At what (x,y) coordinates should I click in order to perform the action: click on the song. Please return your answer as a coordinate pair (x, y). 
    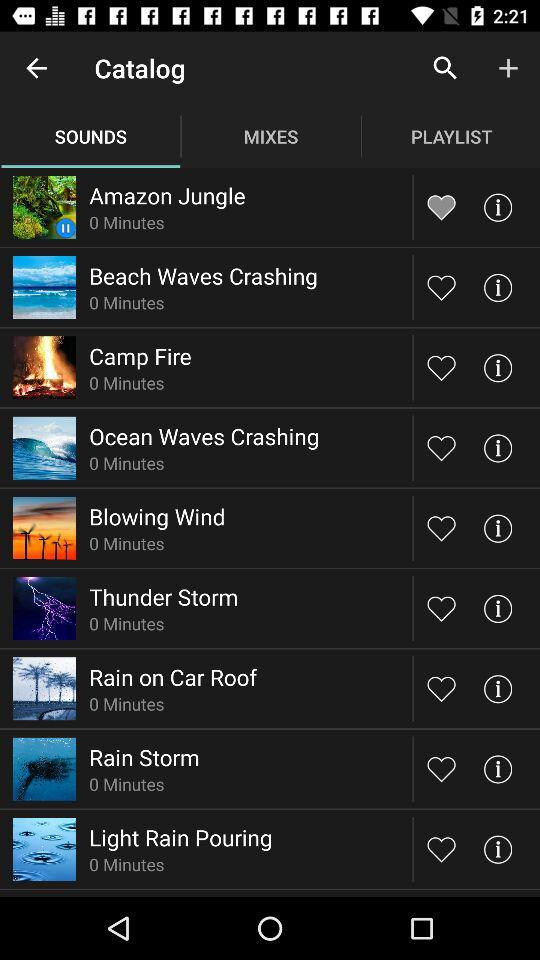
    Looking at the image, I should click on (441, 527).